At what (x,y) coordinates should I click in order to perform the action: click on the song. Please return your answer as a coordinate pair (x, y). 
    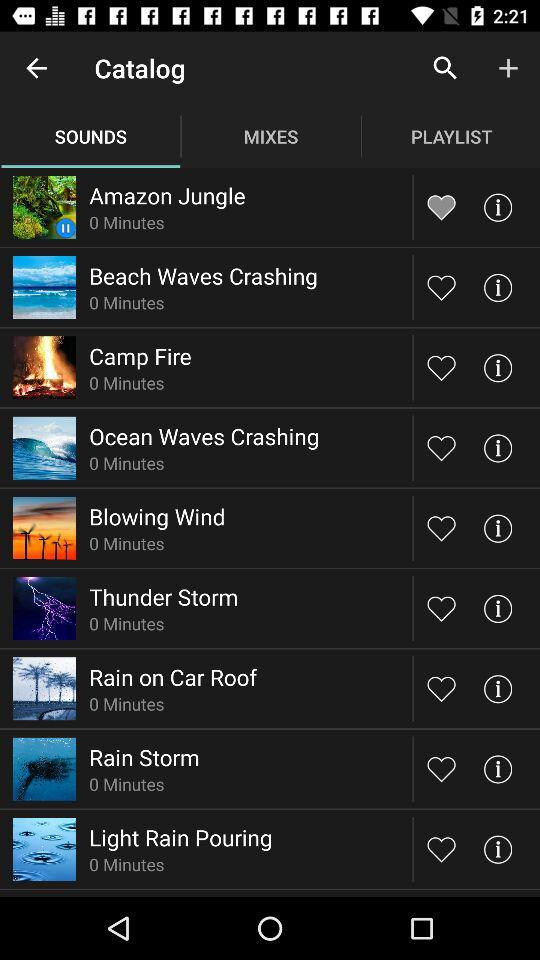
    Looking at the image, I should click on (441, 527).